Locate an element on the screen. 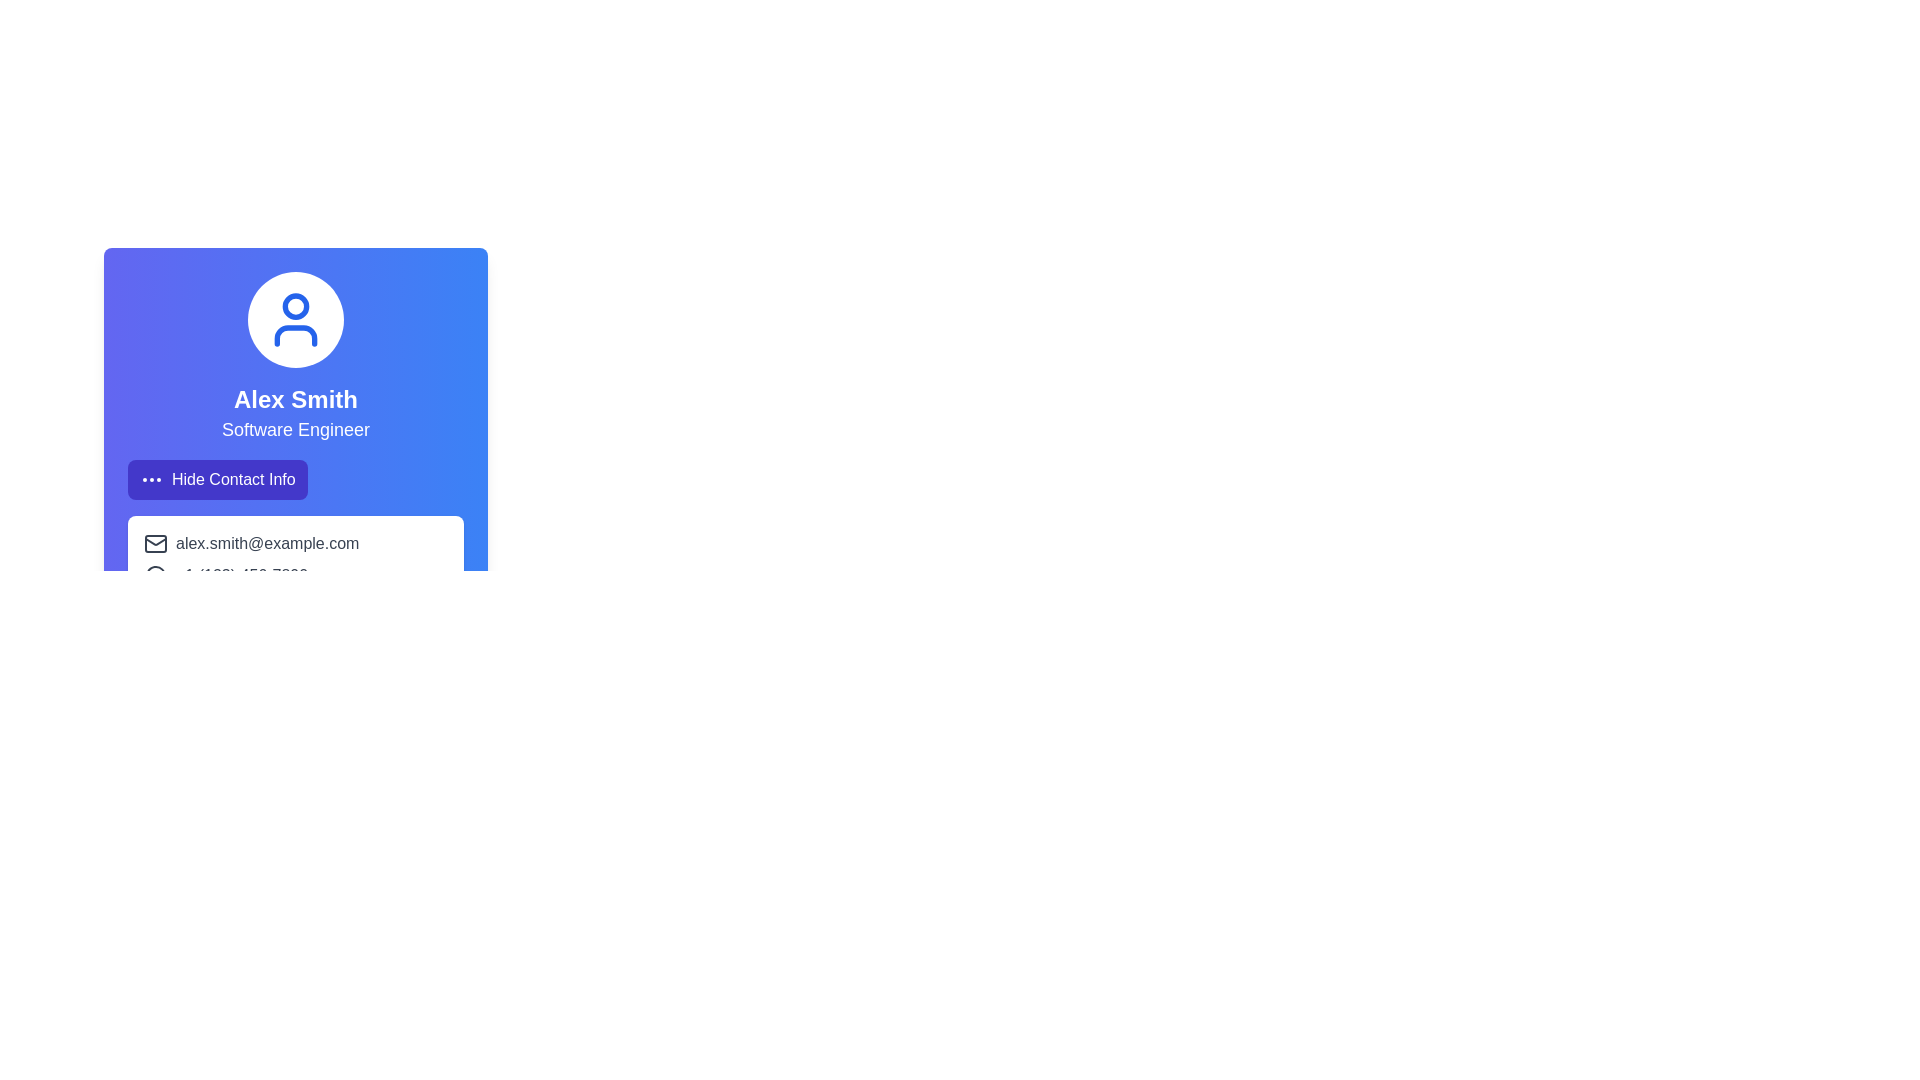 Image resolution: width=1920 pixels, height=1080 pixels. the small circular icon with a filled triangular shape inside, located below the email address 'alex.smith@example.com' and above the phone number information is located at coordinates (154, 576).